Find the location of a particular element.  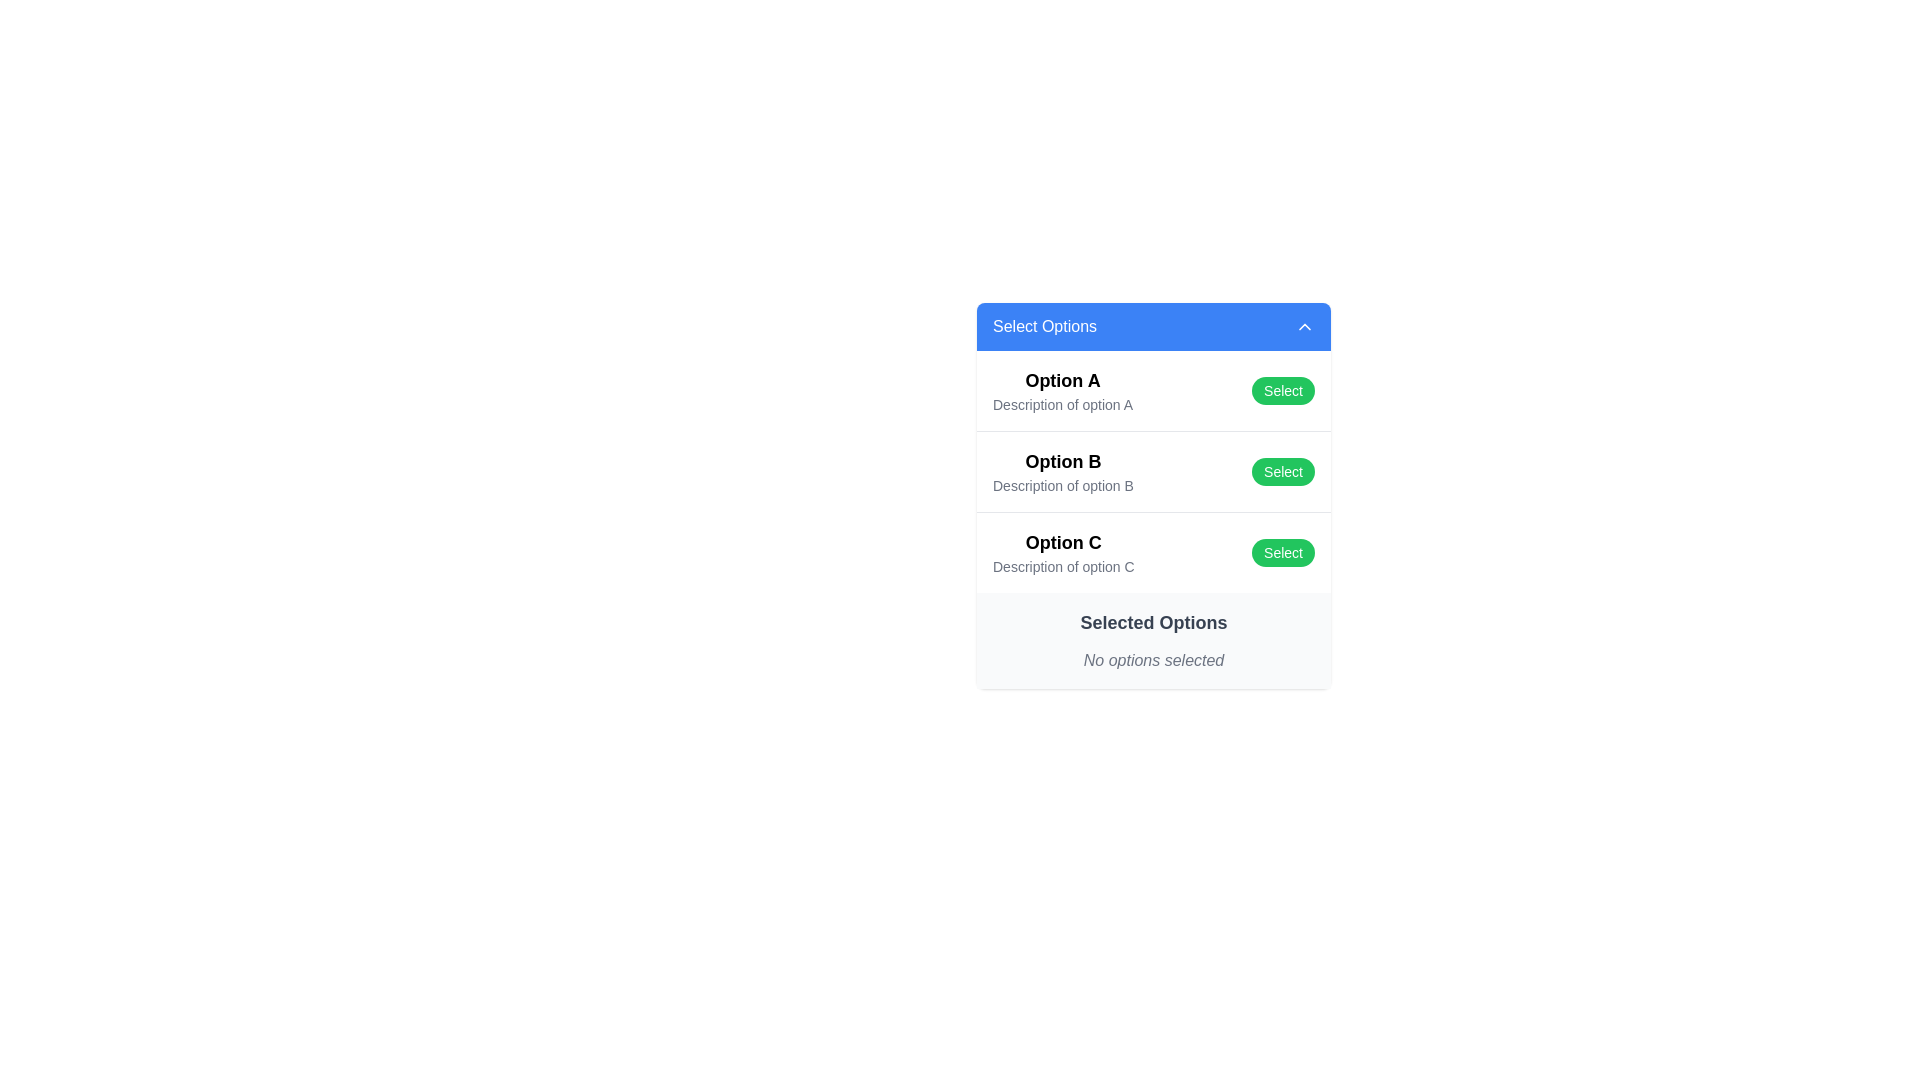

the text element displaying 'Description of option B', which is located beneath the 'Option B' header and aligned in the second option group is located at coordinates (1062, 486).